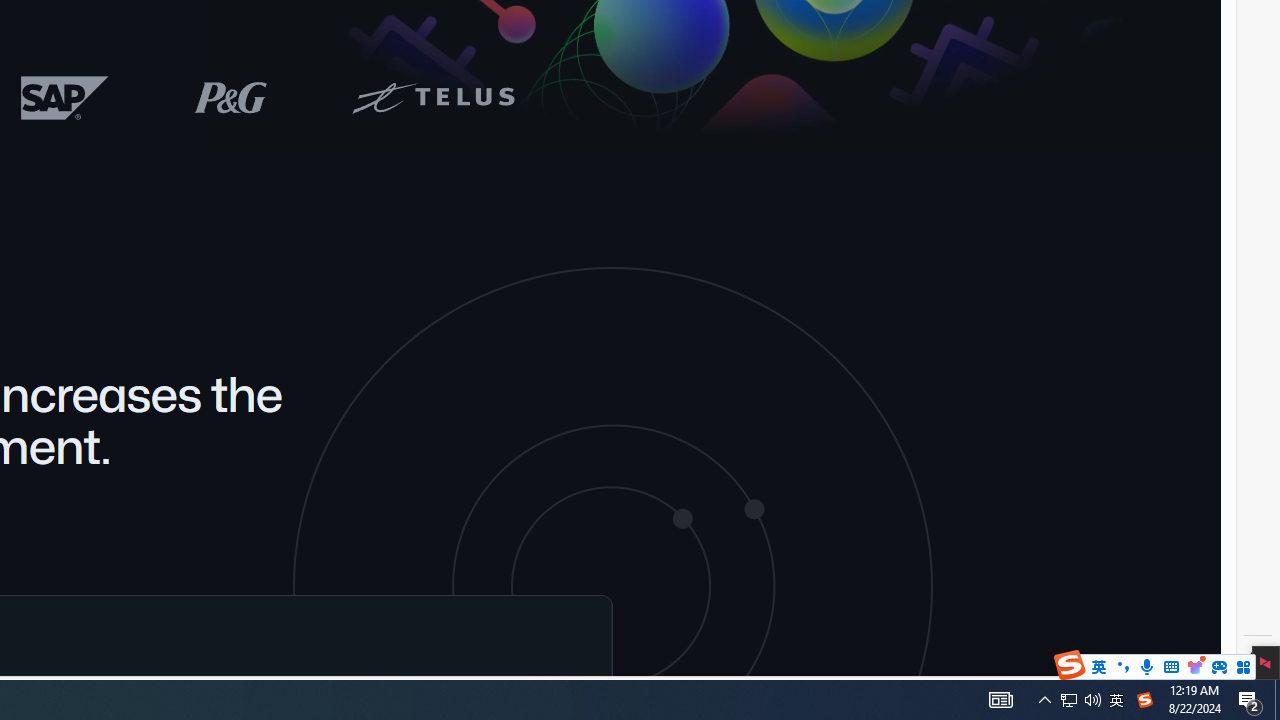 This screenshot has height=720, width=1280. Describe the element at coordinates (1079, 698) in the screenshot. I see `'User Promoted Notification Area'` at that location.